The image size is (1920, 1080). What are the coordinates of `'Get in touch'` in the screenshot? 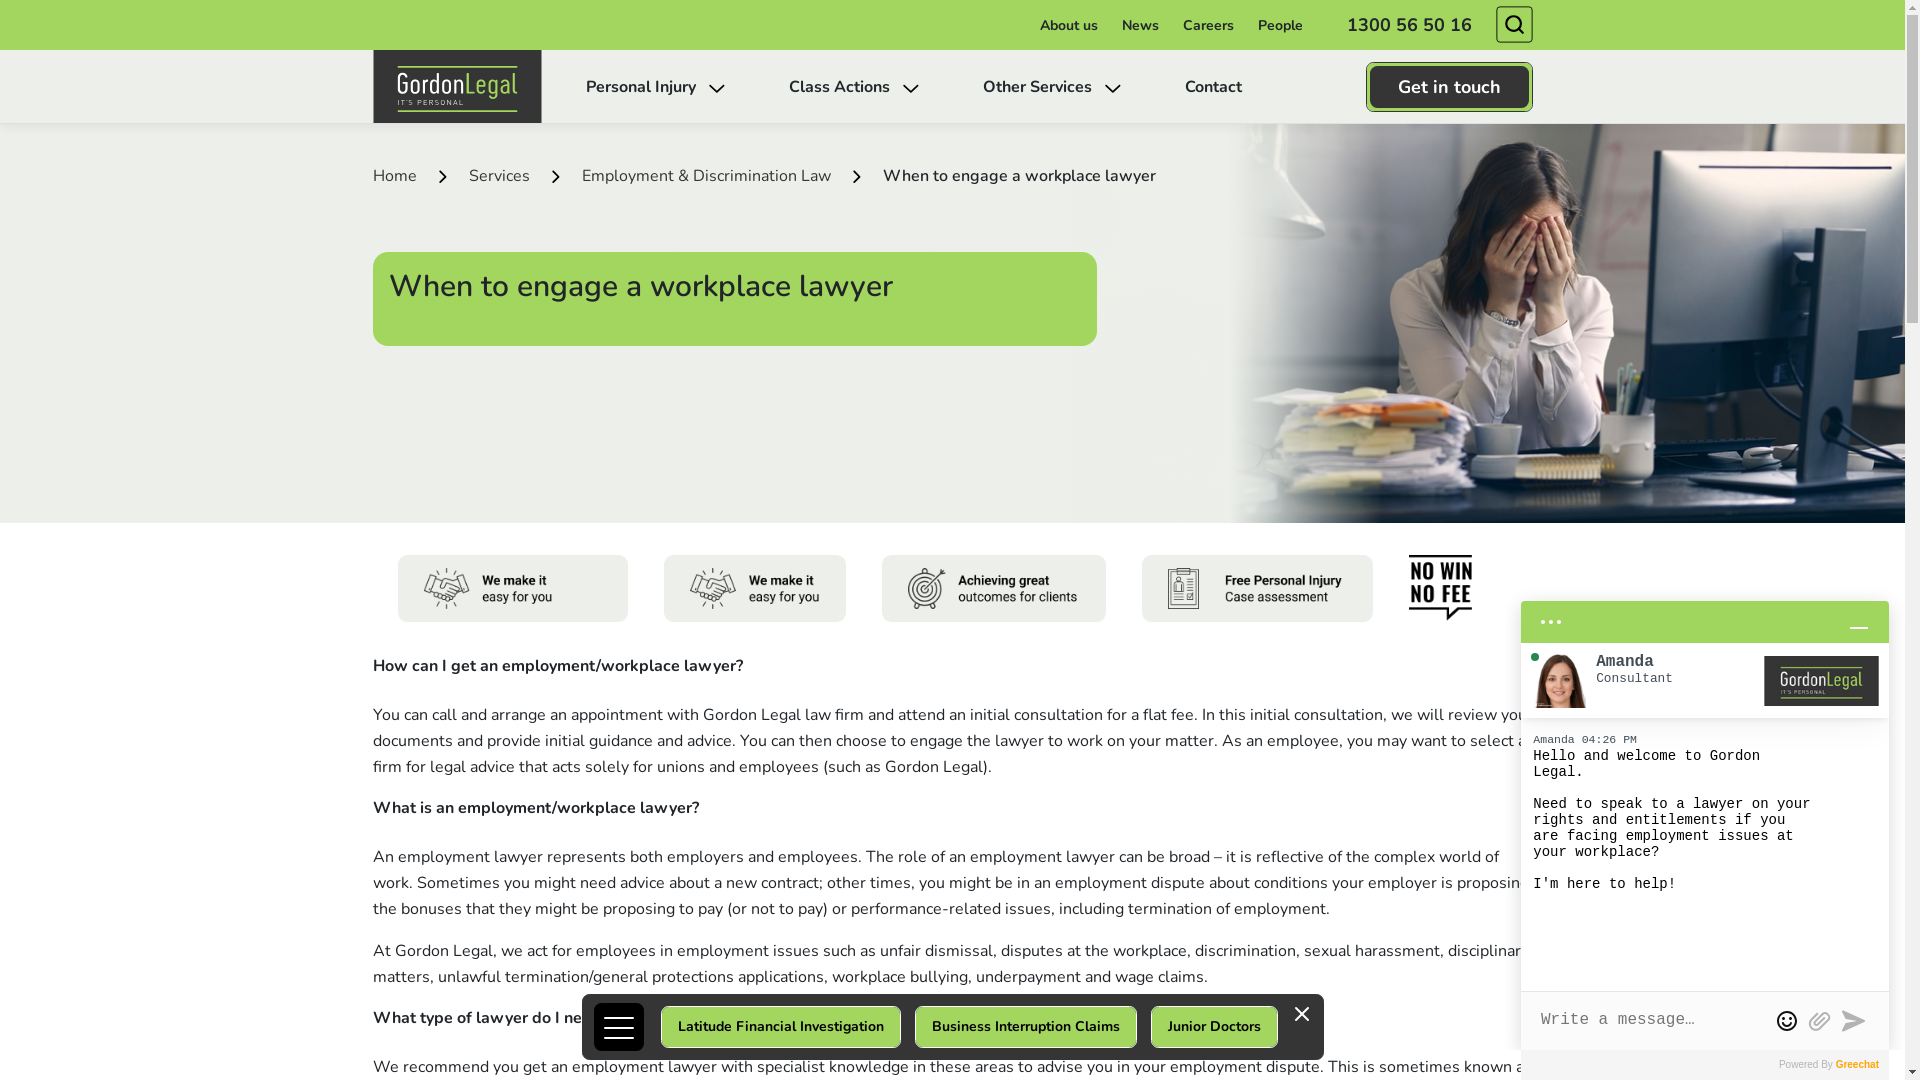 It's located at (1449, 86).